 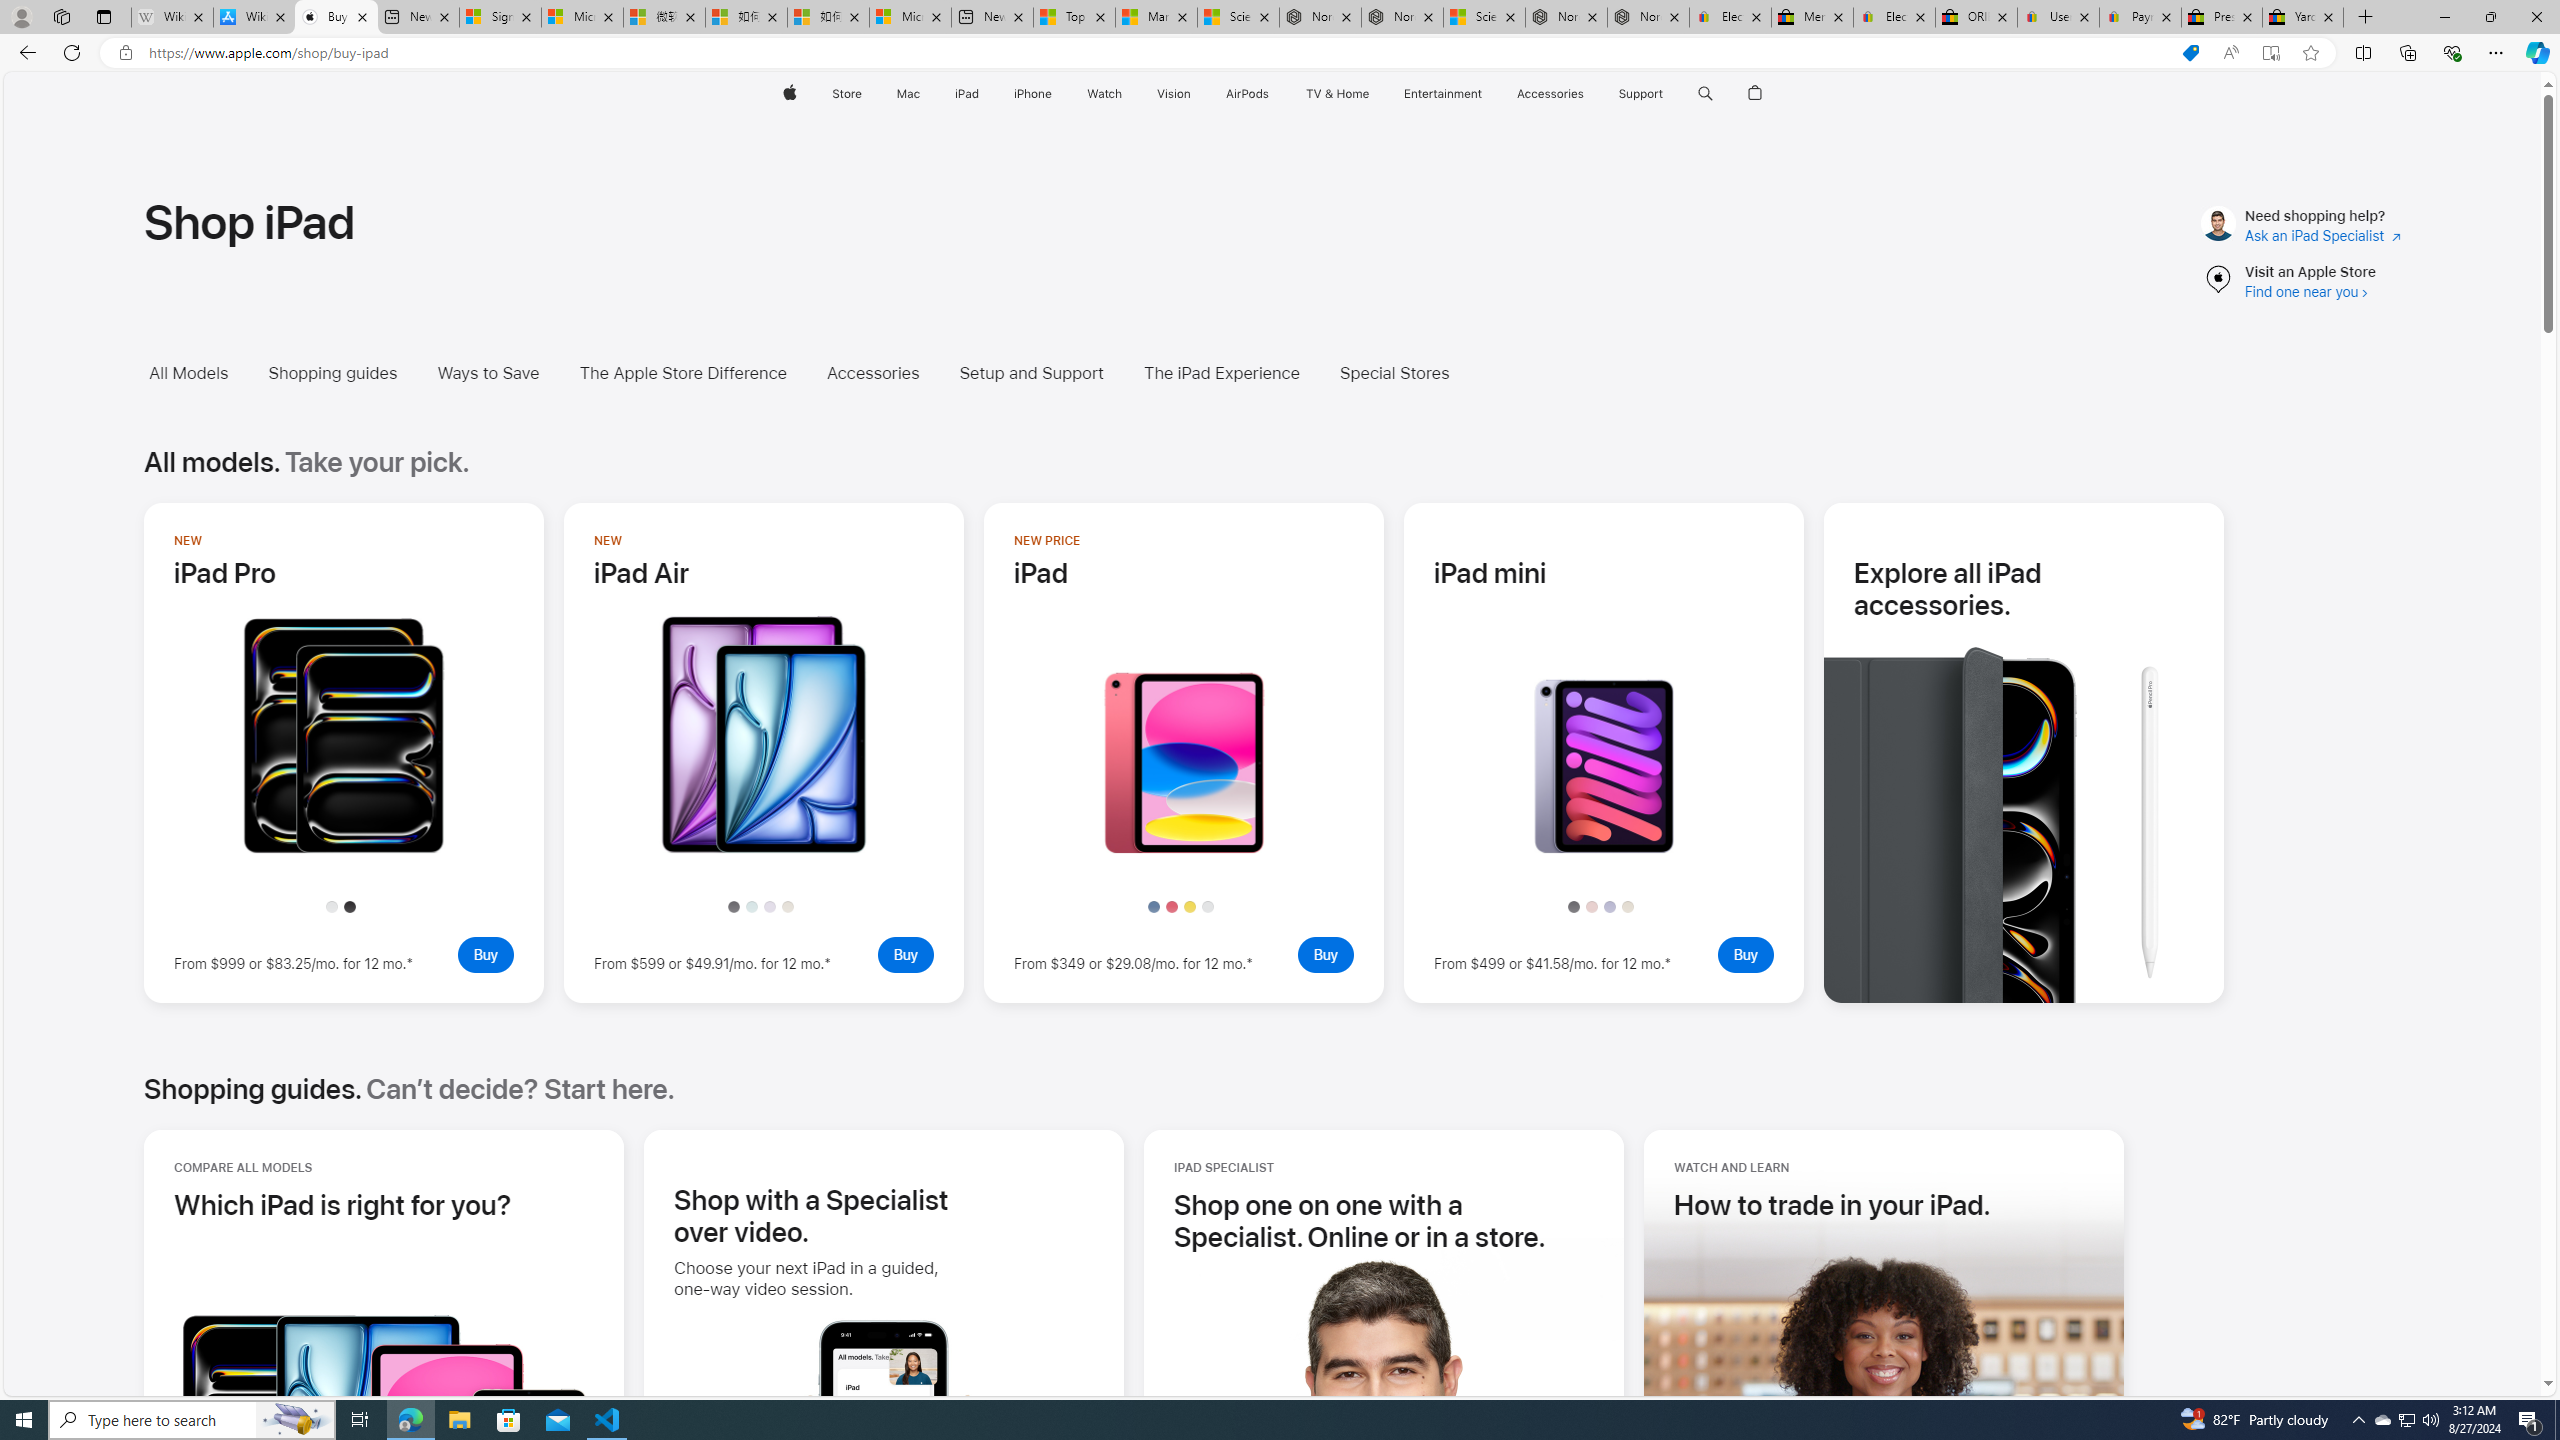 I want to click on 'Class: globalnav-item globalnav-search shift-0-1', so click(x=1705, y=93).